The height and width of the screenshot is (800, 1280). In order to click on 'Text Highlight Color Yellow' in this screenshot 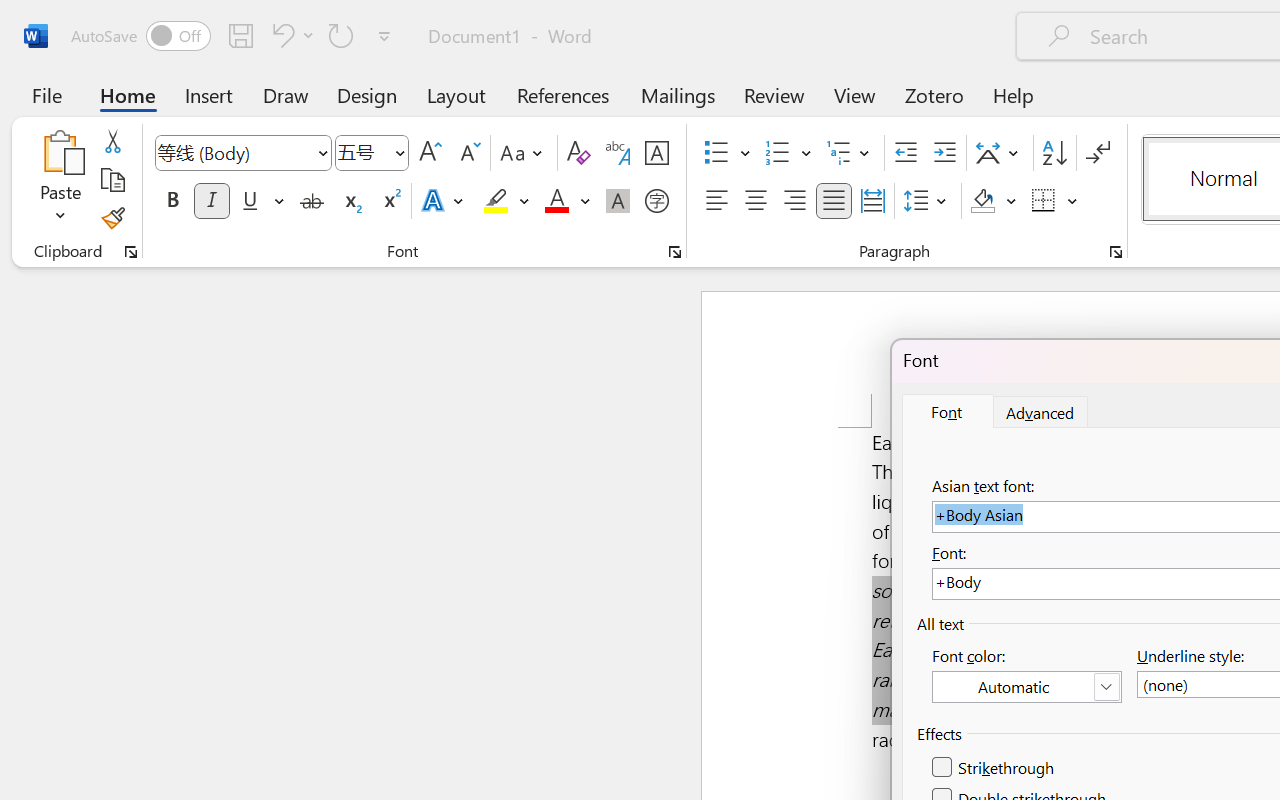, I will do `click(496, 201)`.